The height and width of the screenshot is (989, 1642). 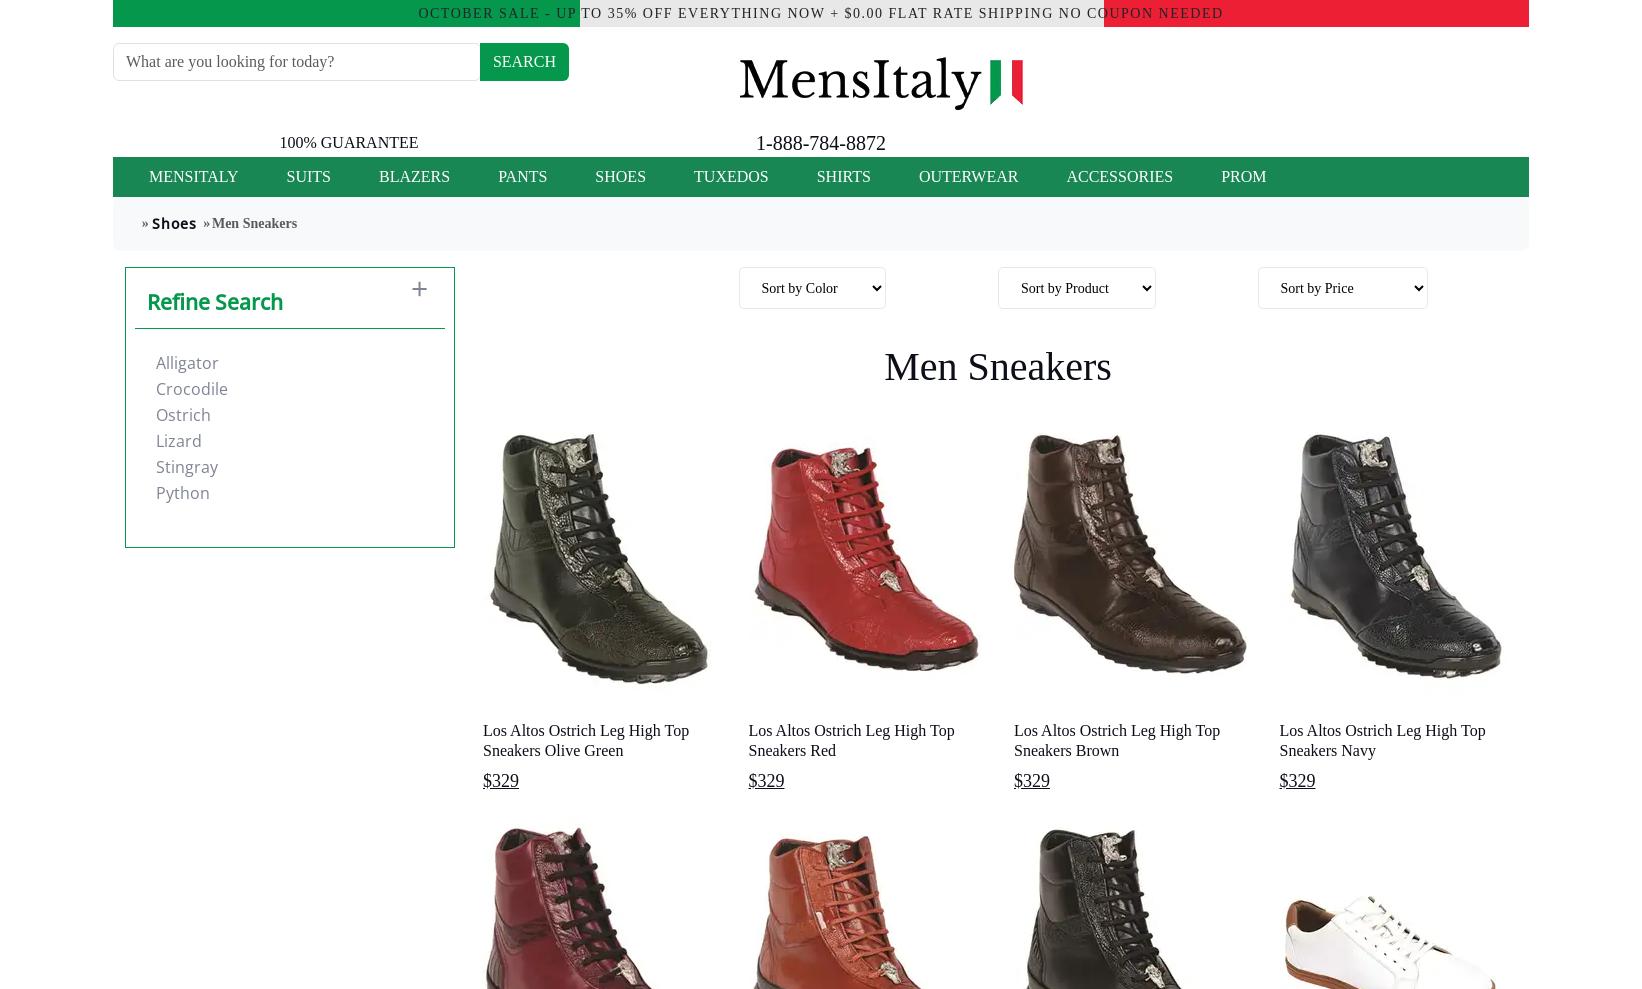 I want to click on 'Zapato para Hombre de Piel de Avestruz Completa Original Premium', so click(x=1112, y=641).